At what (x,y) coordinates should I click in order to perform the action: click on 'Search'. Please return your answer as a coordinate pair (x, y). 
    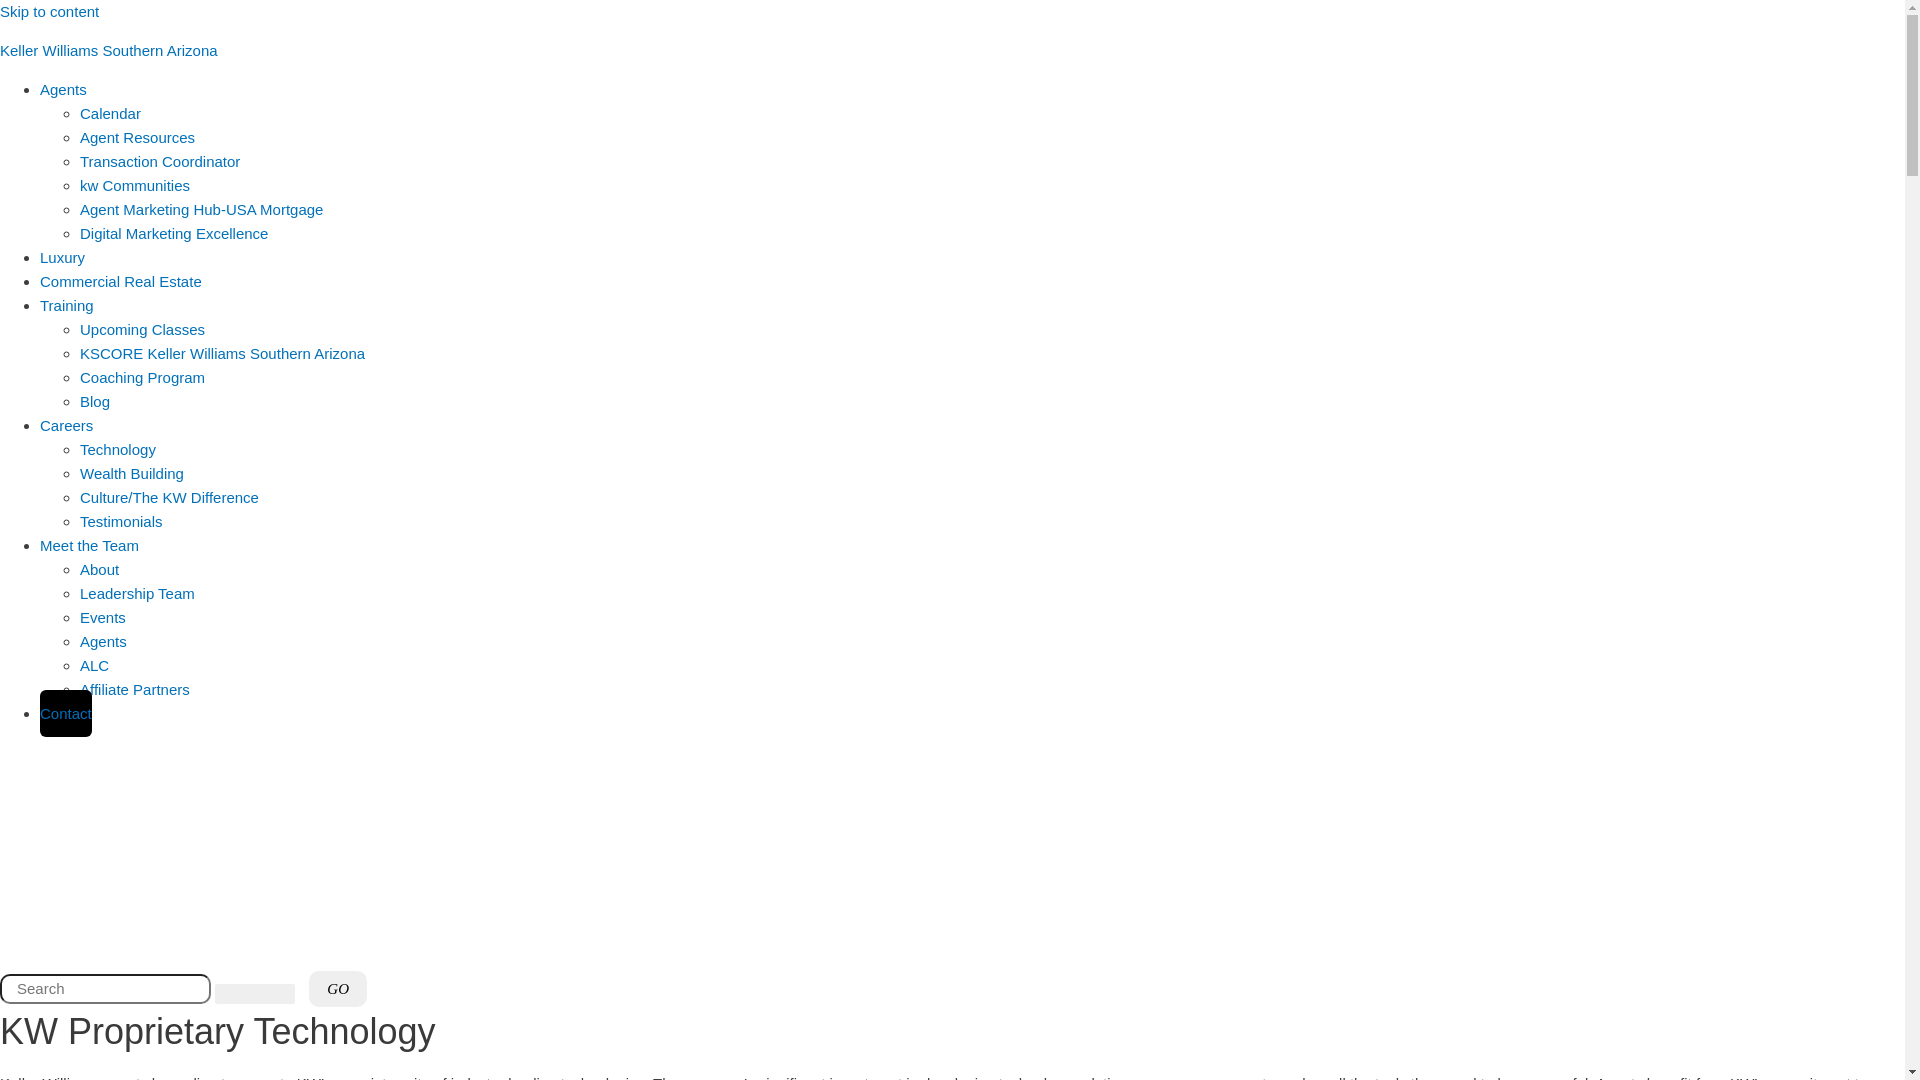
    Looking at the image, I should click on (104, 987).